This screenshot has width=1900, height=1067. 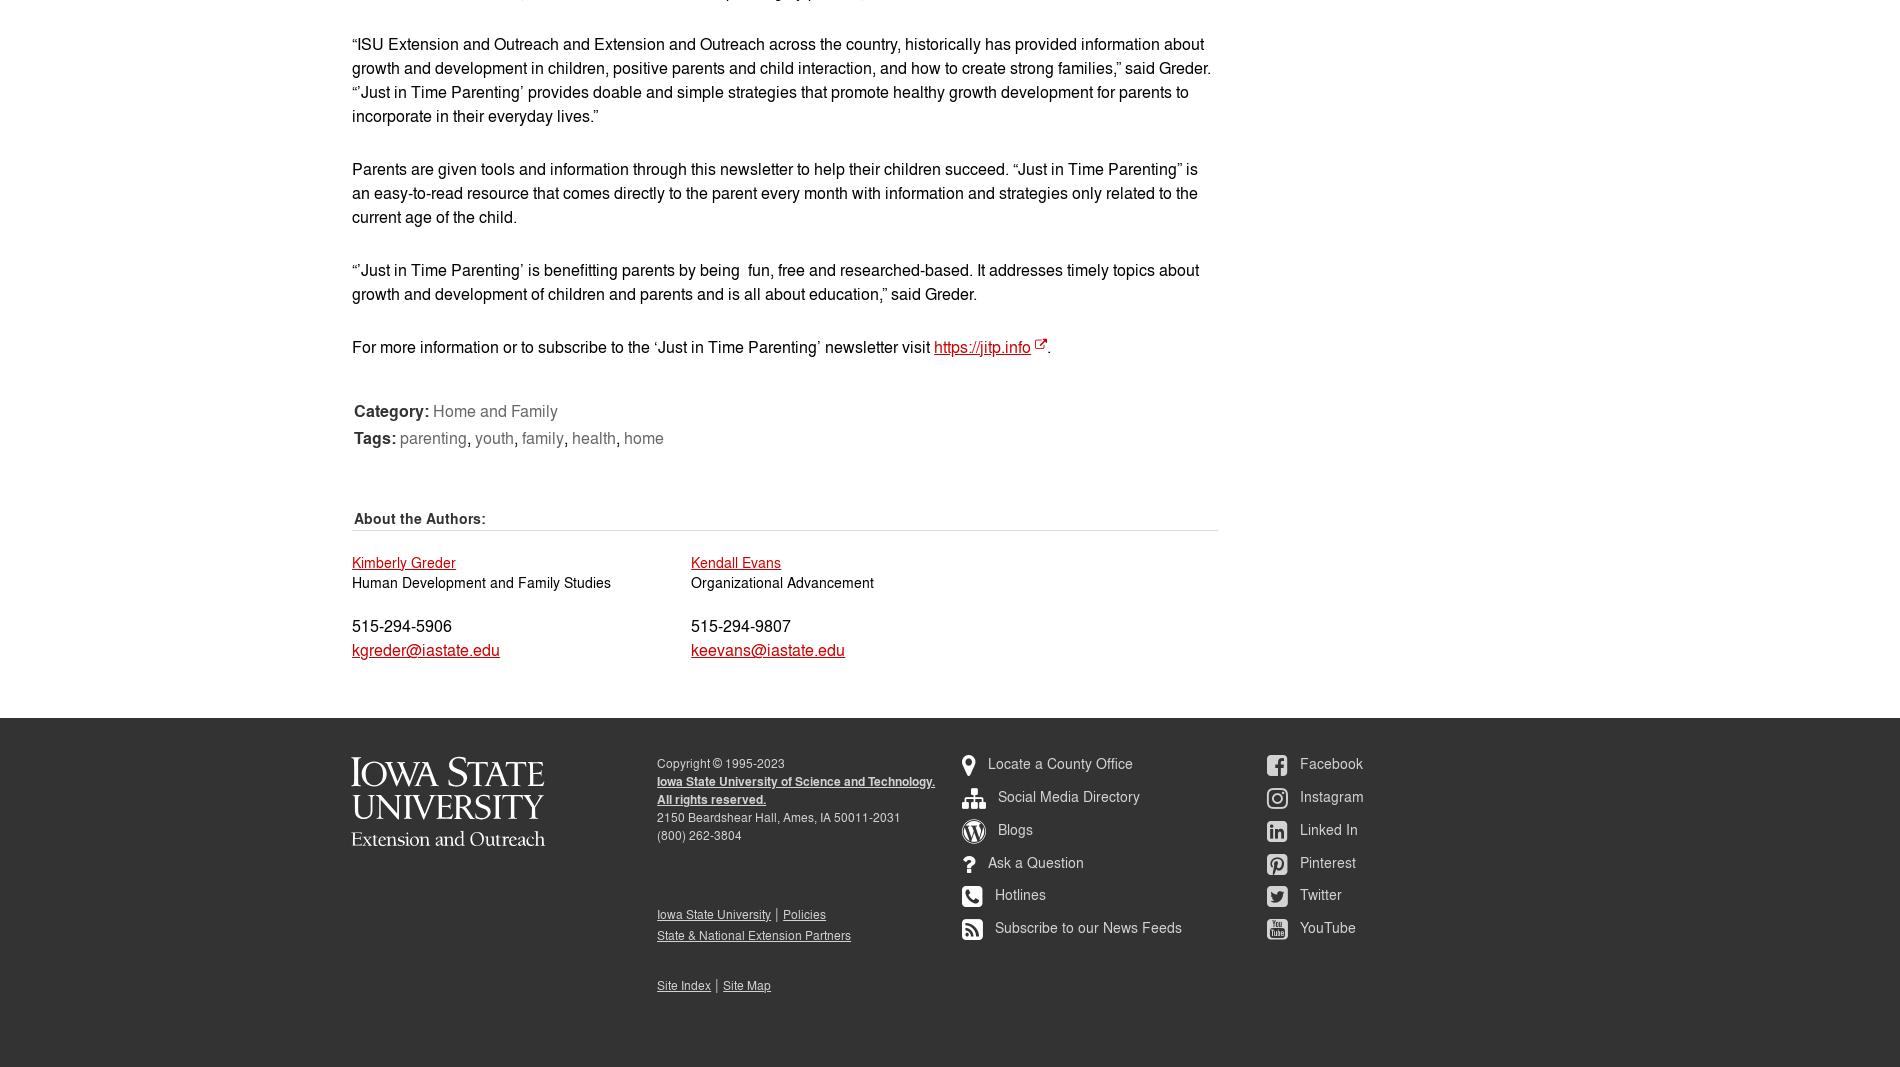 I want to click on 'Copyright © 1995-', so click(x=706, y=762).